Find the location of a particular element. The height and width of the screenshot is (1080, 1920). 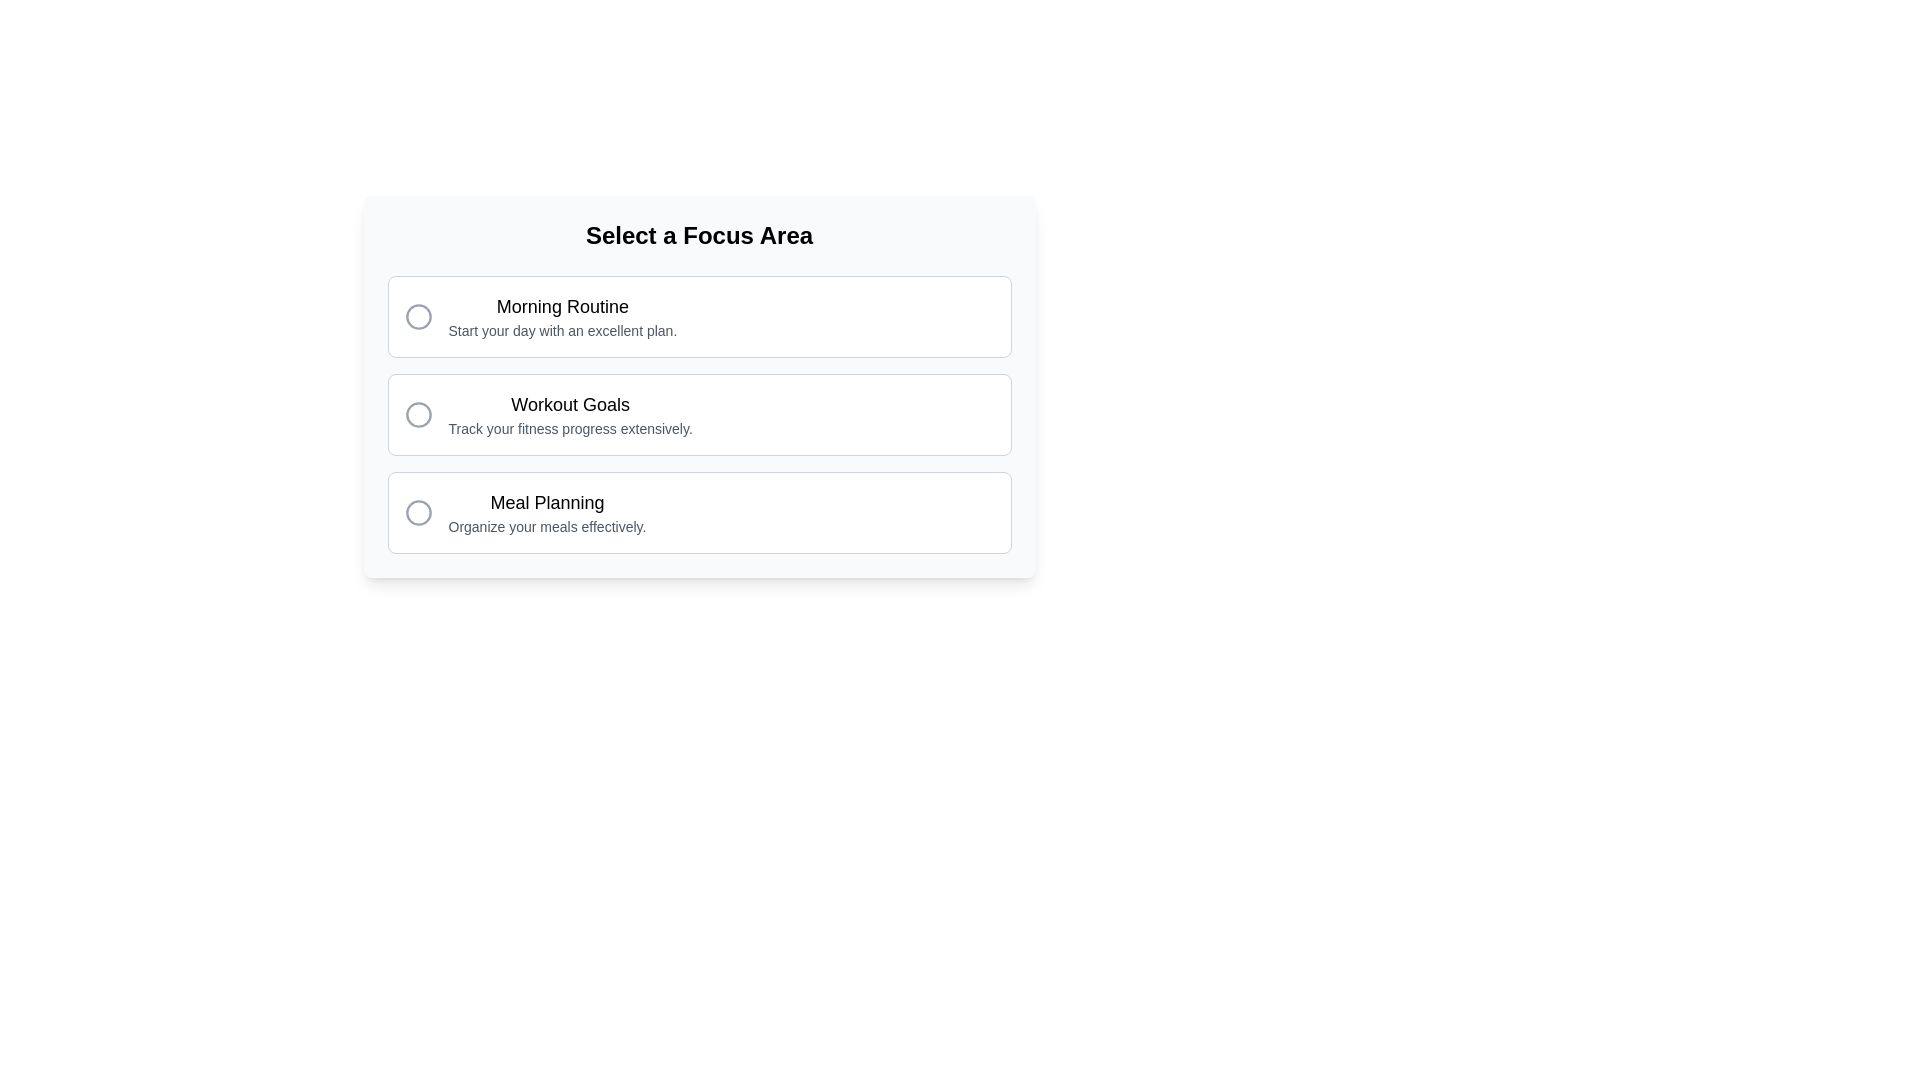

descriptive text label regarding 'Workout Goals' that is located below the heading 'Workout Goals' in the second list item of the 'Select a Focus Area' section is located at coordinates (569, 427).